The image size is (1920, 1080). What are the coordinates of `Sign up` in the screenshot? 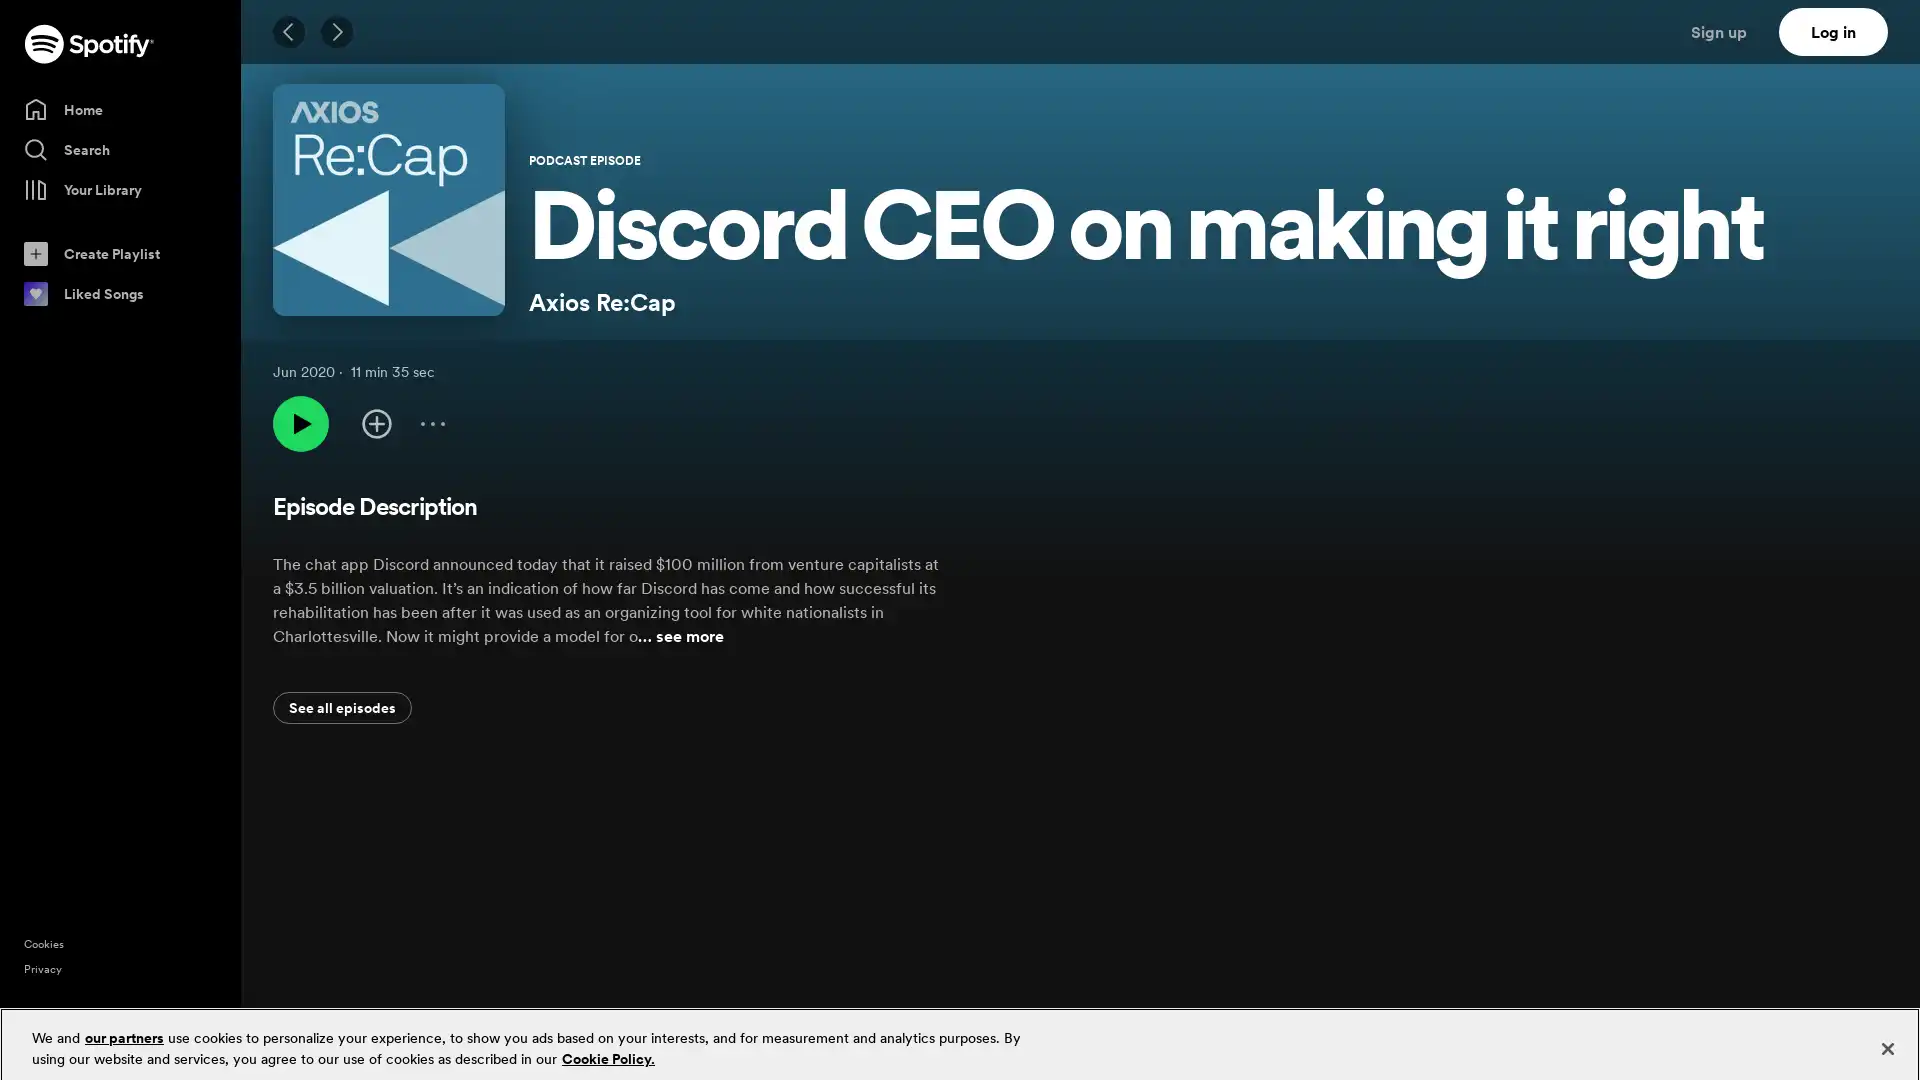 It's located at (1730, 31).